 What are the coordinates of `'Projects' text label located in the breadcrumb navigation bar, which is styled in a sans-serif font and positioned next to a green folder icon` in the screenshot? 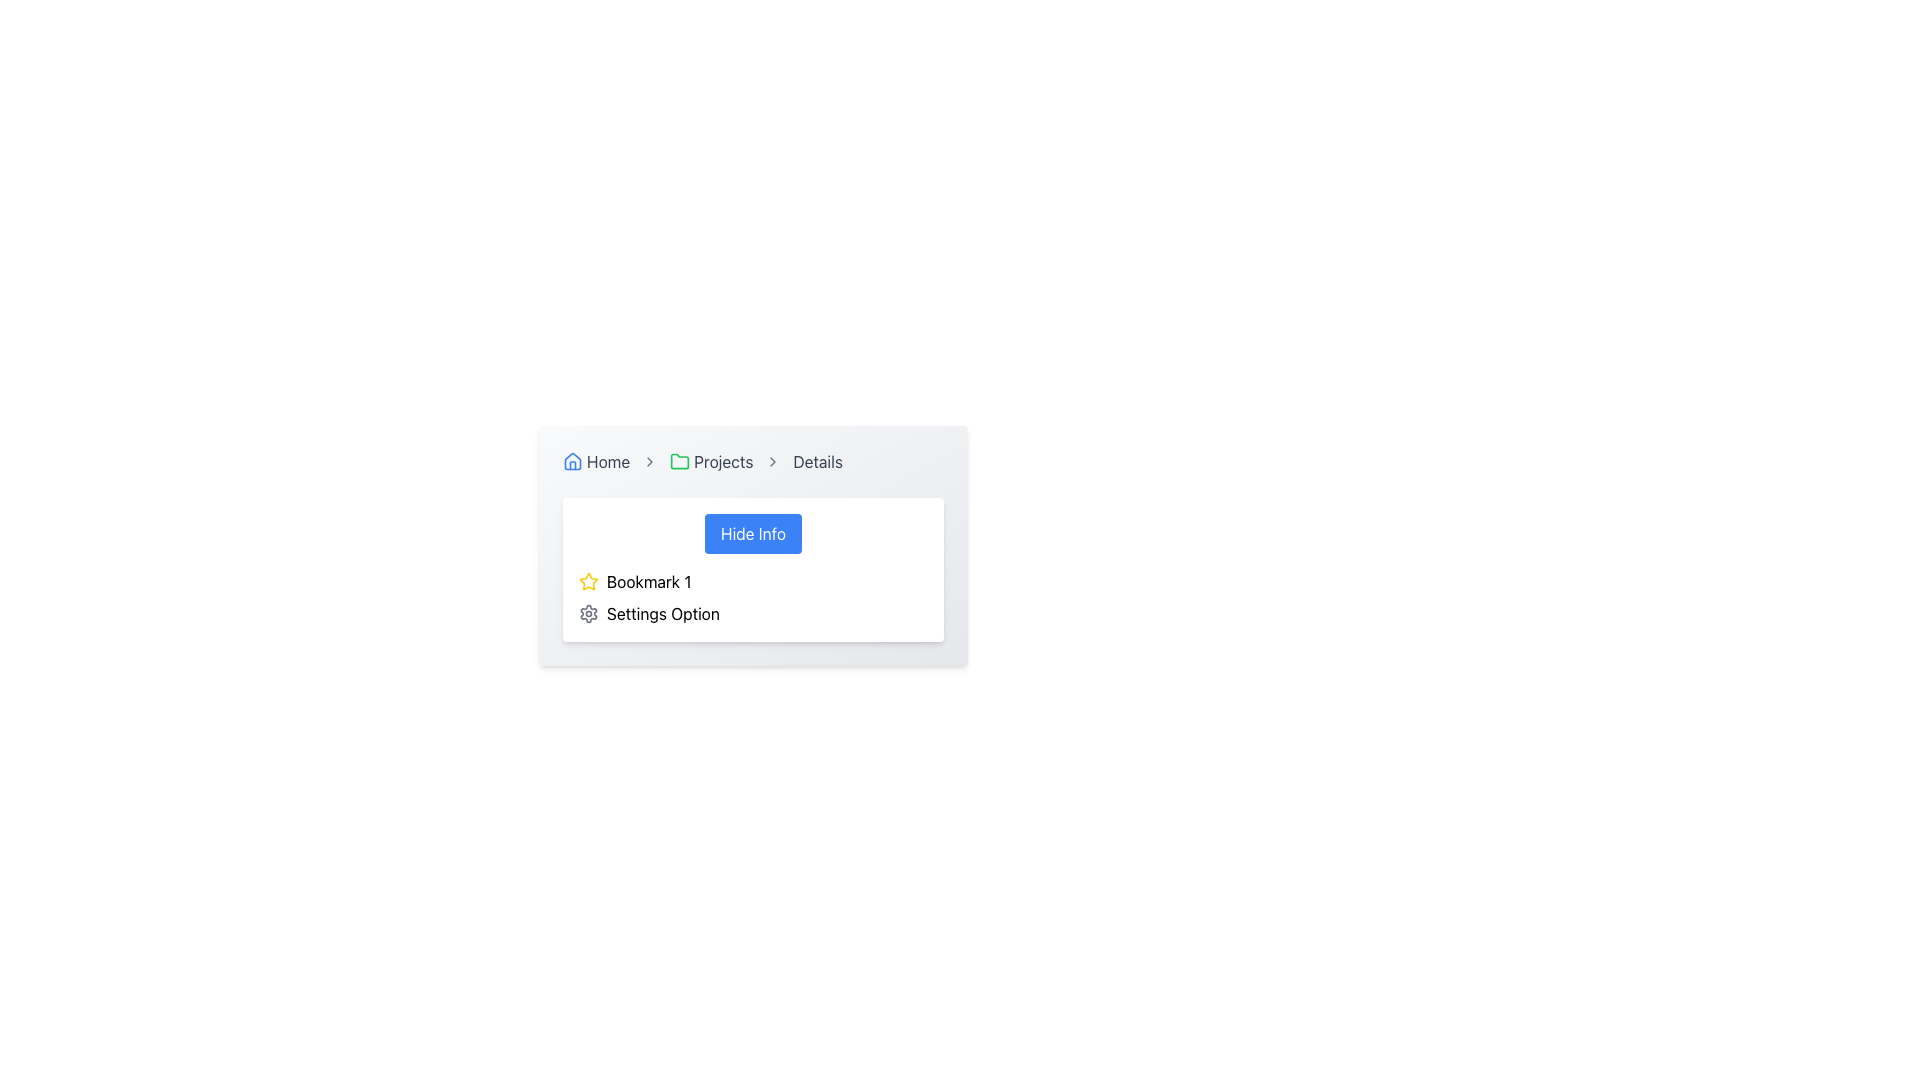 It's located at (722, 462).